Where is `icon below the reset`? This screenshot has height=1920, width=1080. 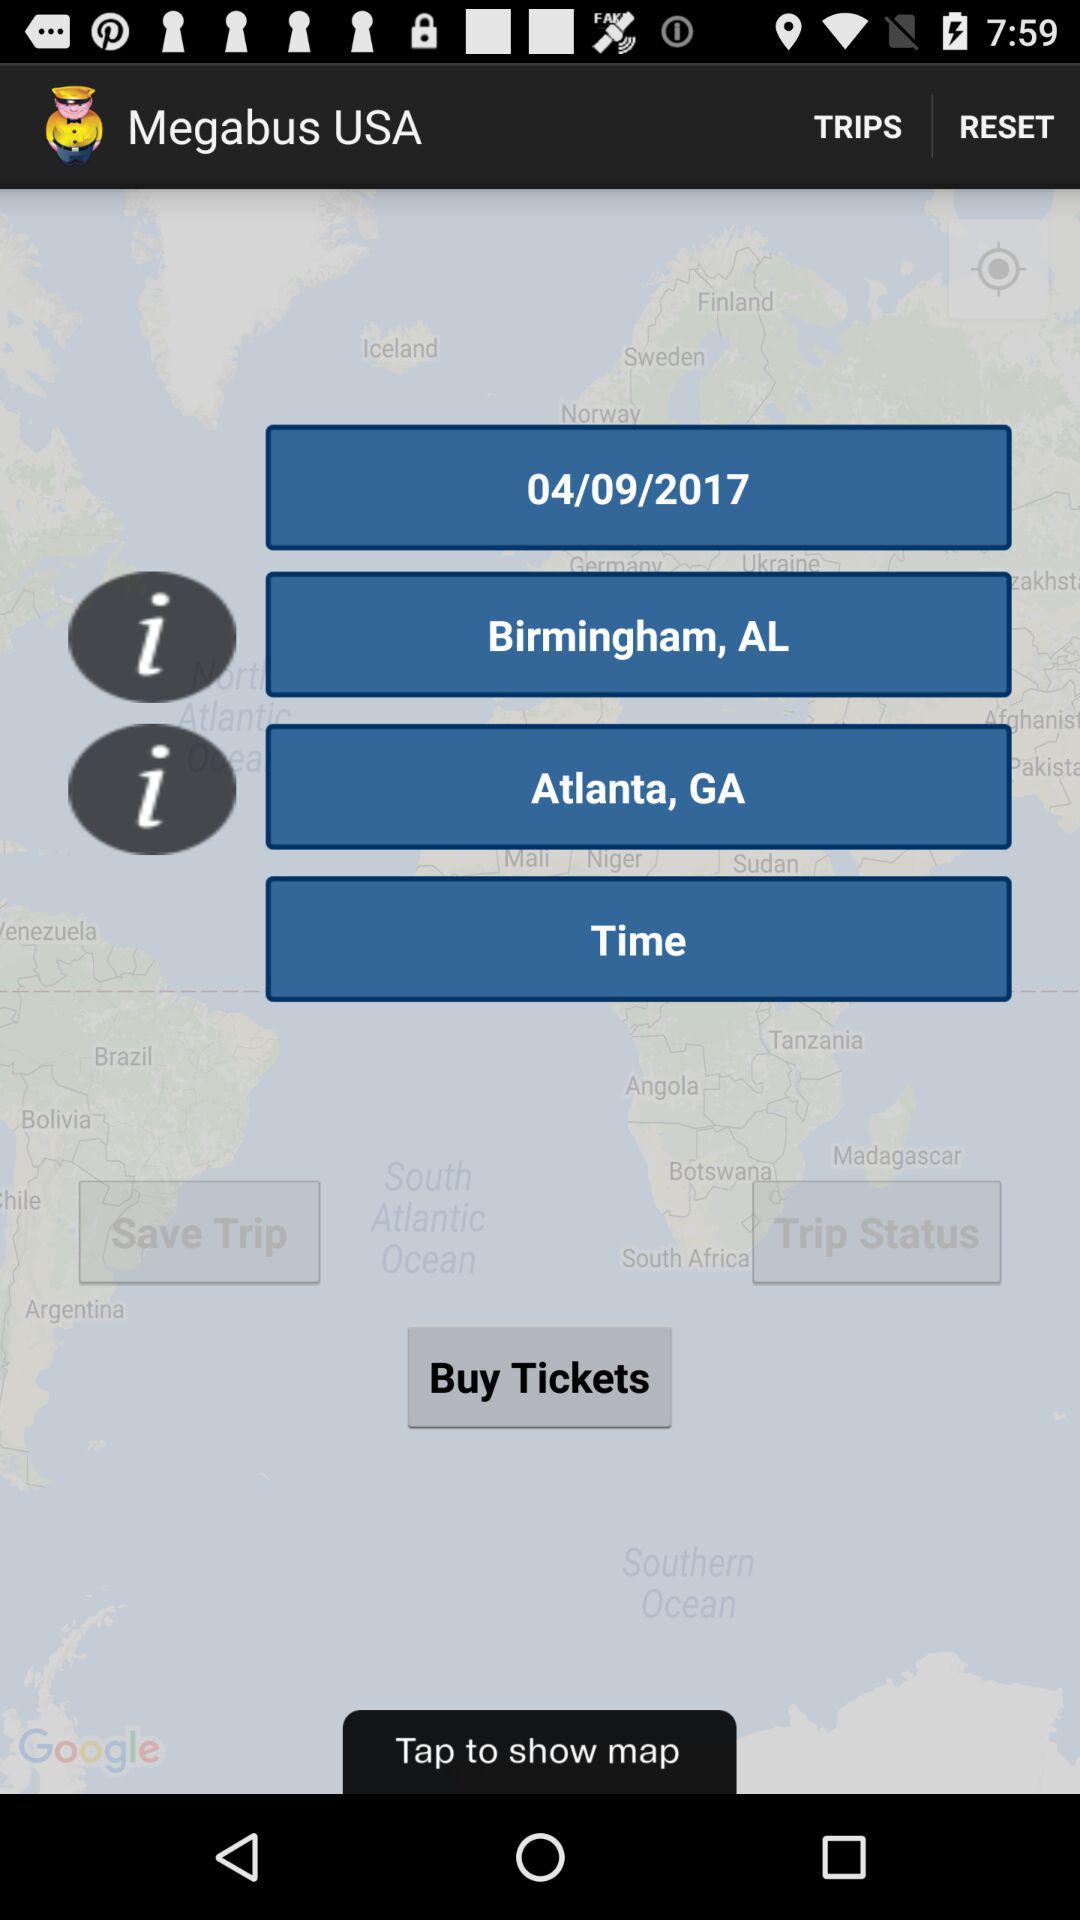
icon below the reset is located at coordinates (998, 269).